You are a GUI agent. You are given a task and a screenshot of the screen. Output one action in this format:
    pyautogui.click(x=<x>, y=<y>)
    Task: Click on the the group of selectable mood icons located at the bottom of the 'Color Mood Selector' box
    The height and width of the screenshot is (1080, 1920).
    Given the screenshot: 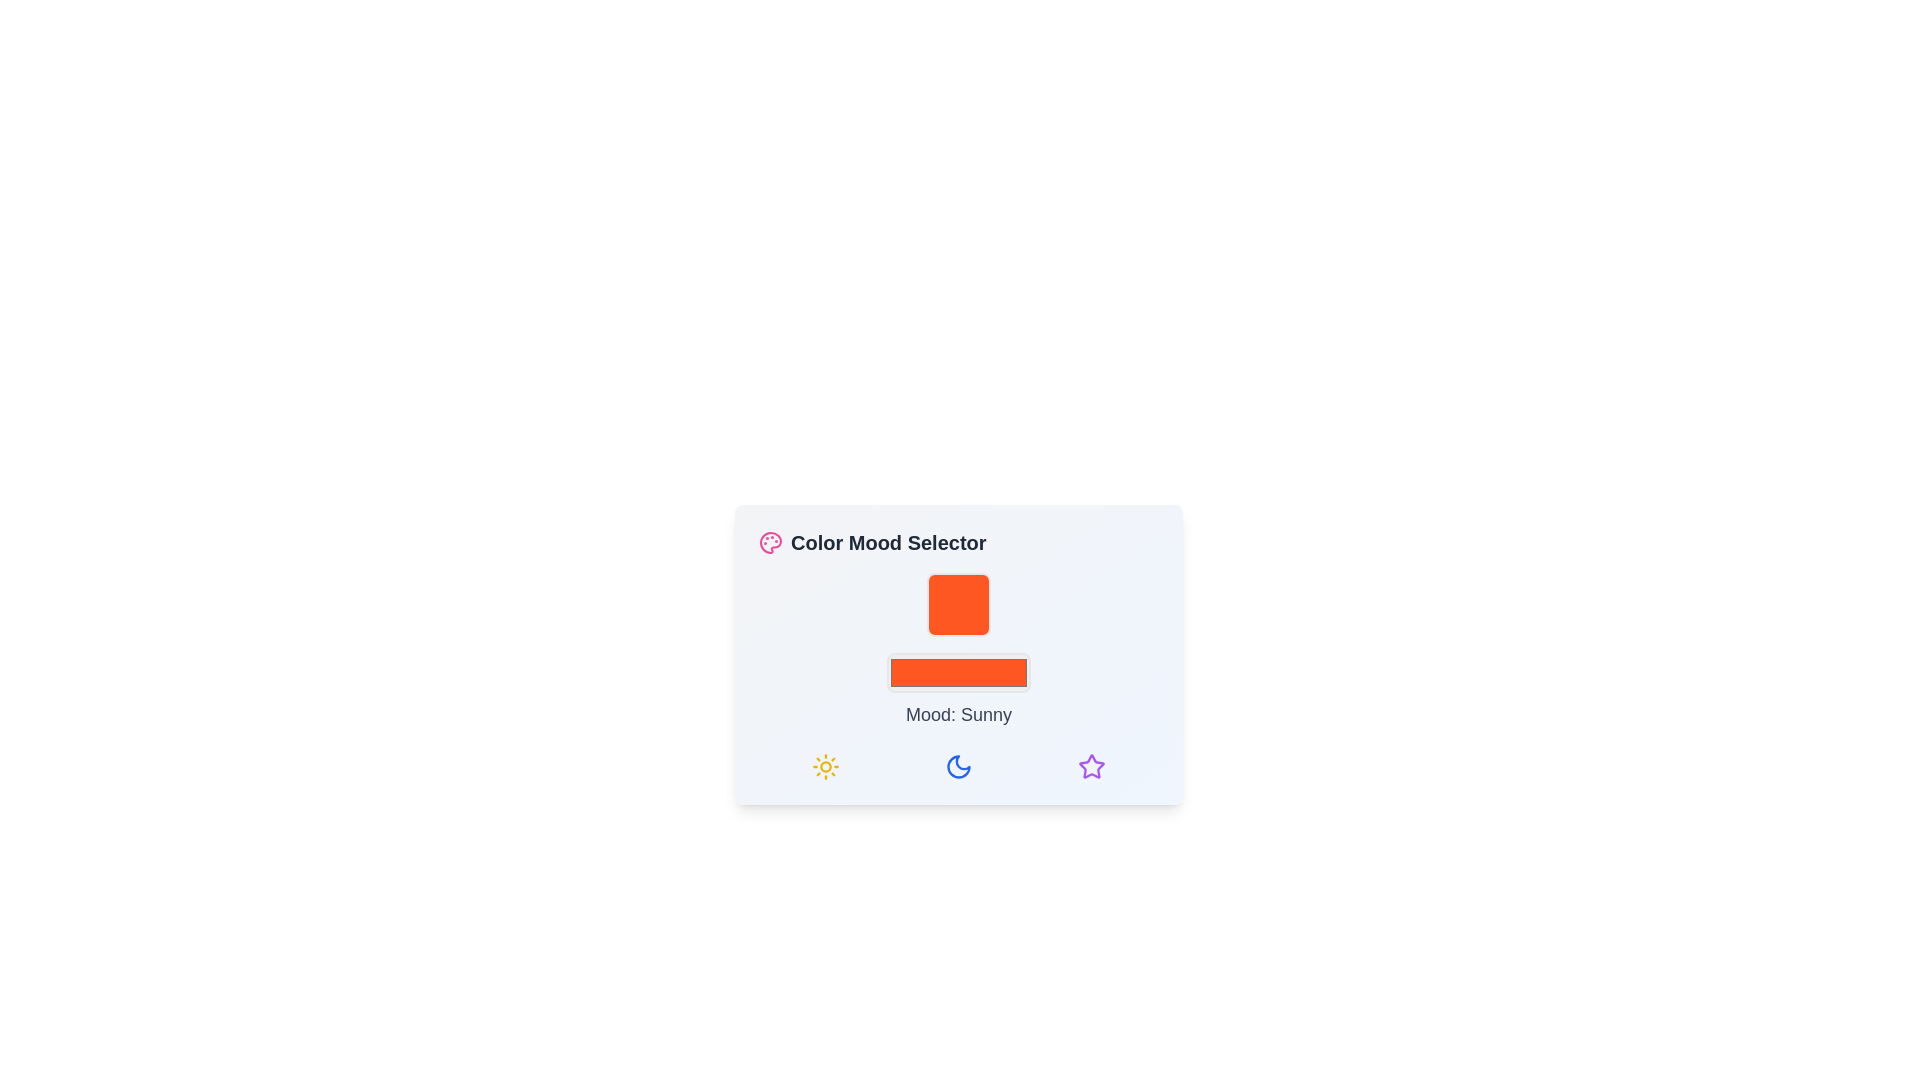 What is the action you would take?
    pyautogui.click(x=958, y=766)
    